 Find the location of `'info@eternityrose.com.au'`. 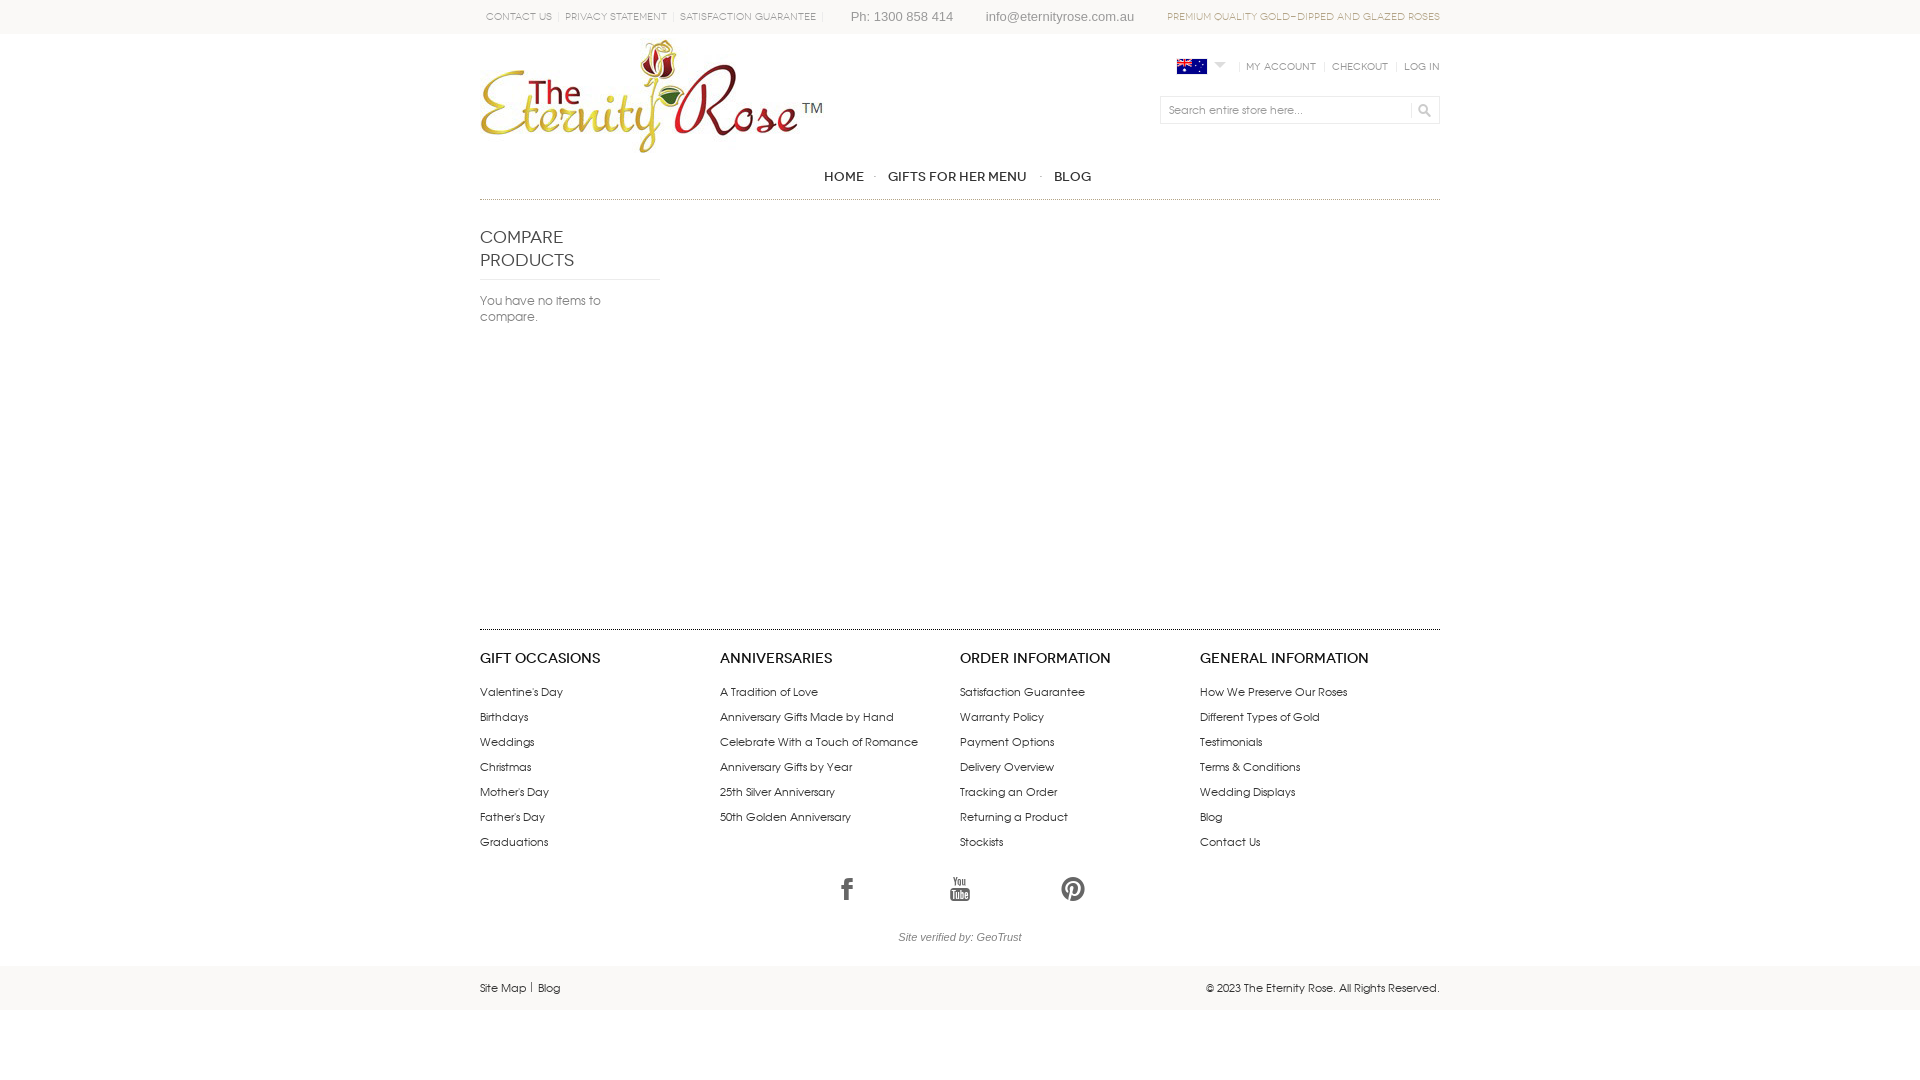

'info@eternityrose.com.au' is located at coordinates (1059, 16).